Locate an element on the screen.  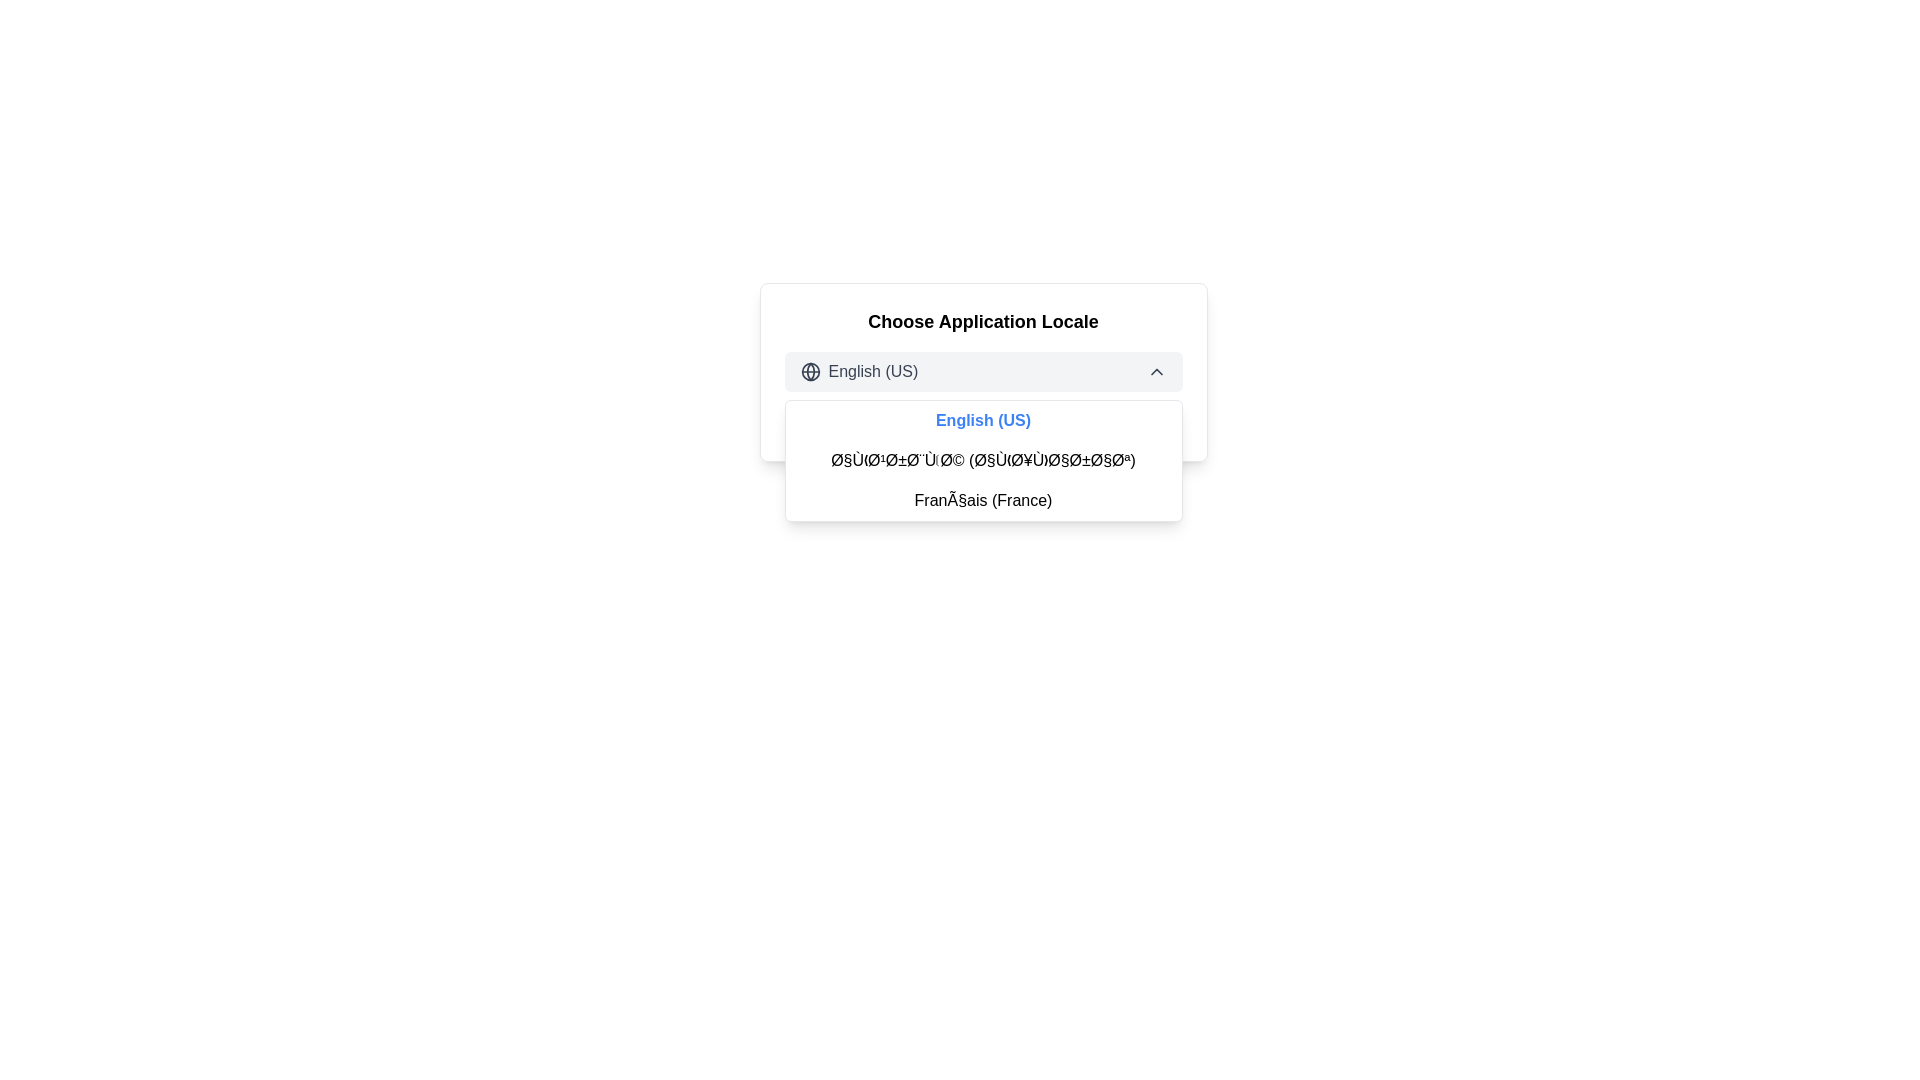
the Dropdown Menu Button to navigate options via keyboard, located centrally below the header 'Choose Application Locale' is located at coordinates (983, 371).